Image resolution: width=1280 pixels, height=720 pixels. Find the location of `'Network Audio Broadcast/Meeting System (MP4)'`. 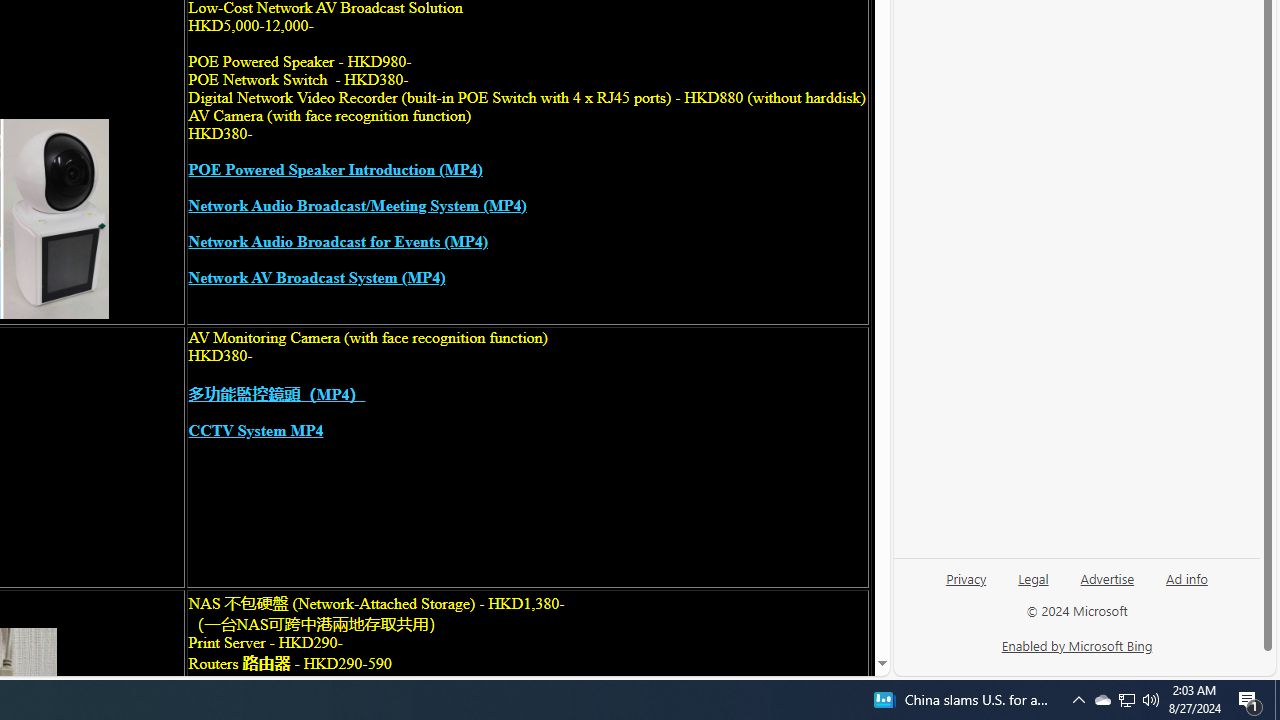

'Network Audio Broadcast/Meeting System (MP4)' is located at coordinates (357, 206).